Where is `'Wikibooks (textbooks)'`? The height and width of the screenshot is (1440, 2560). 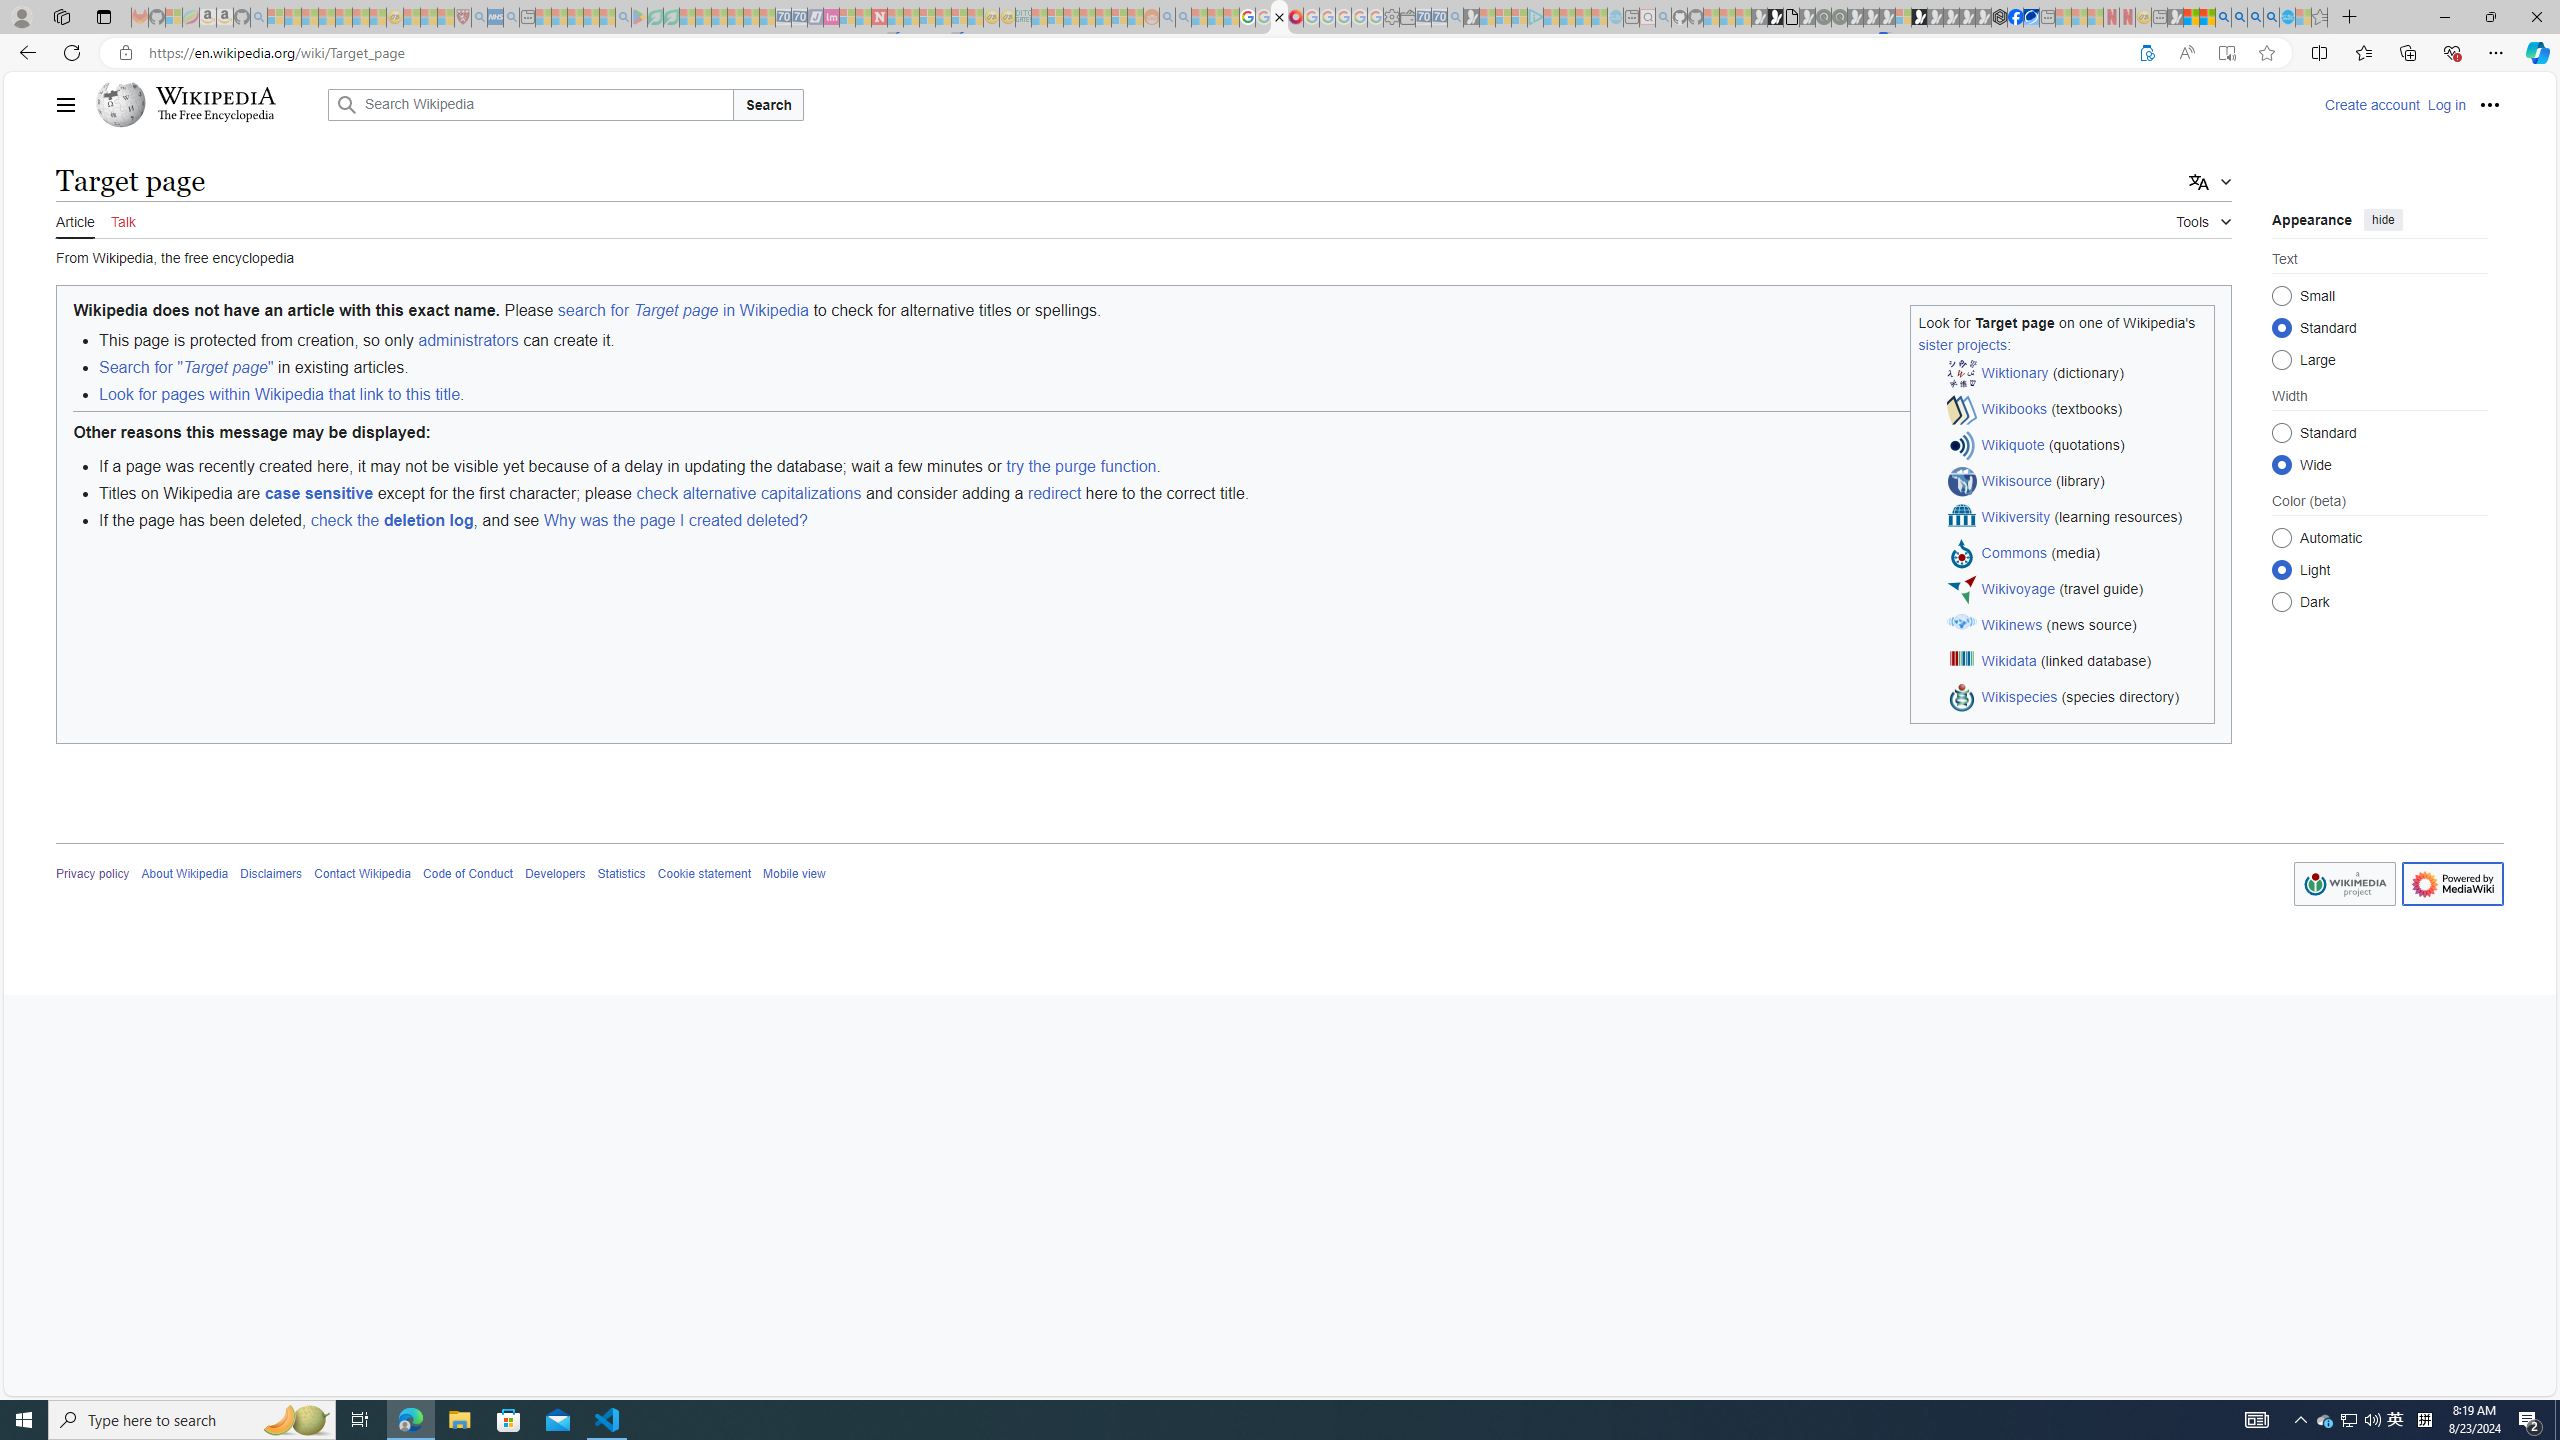
'Wikibooks (textbooks)' is located at coordinates (2076, 409).